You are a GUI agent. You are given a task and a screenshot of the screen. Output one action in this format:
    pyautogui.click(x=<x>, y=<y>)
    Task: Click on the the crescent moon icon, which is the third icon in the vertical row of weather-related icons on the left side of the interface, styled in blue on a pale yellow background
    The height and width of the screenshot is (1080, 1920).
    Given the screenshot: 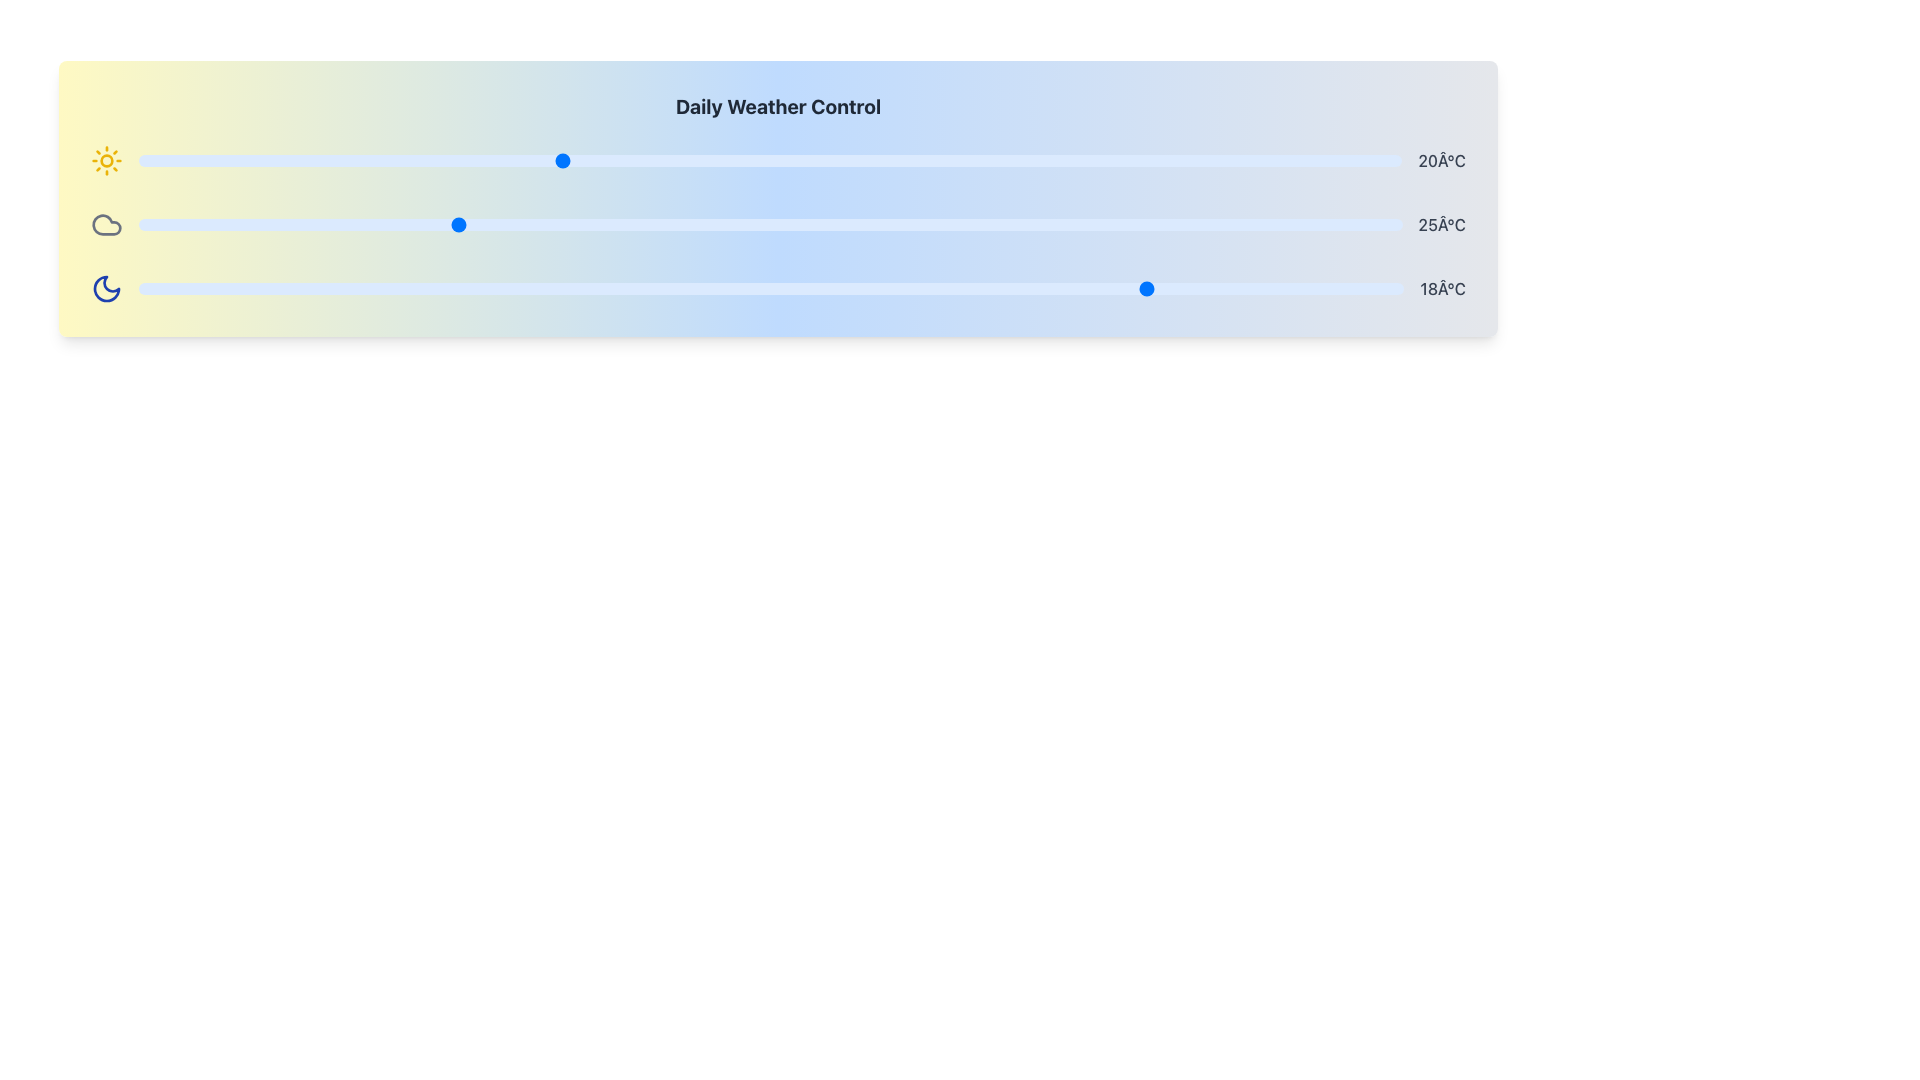 What is the action you would take?
    pyautogui.click(x=105, y=289)
    